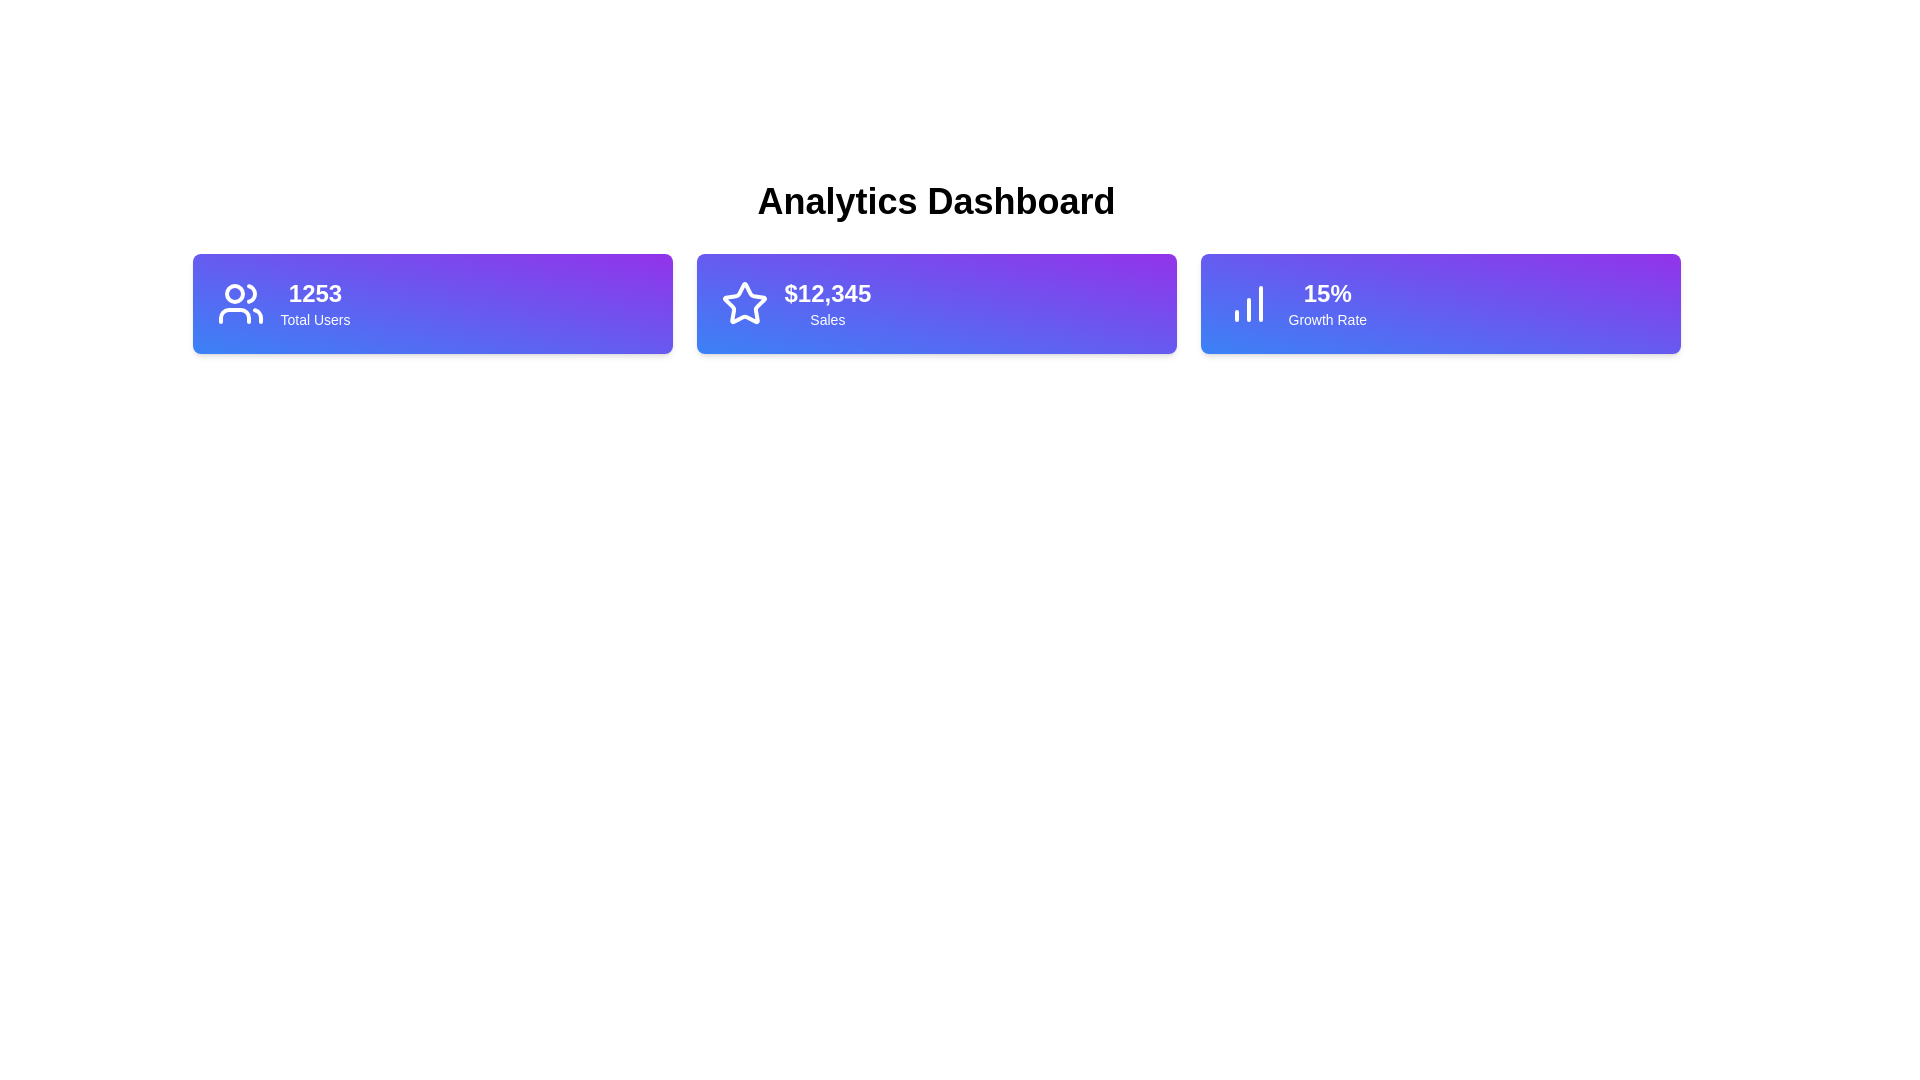 This screenshot has width=1920, height=1080. I want to click on the 'Total Users' text label located below the number '1253' in the first blue gradient card, so click(314, 319).